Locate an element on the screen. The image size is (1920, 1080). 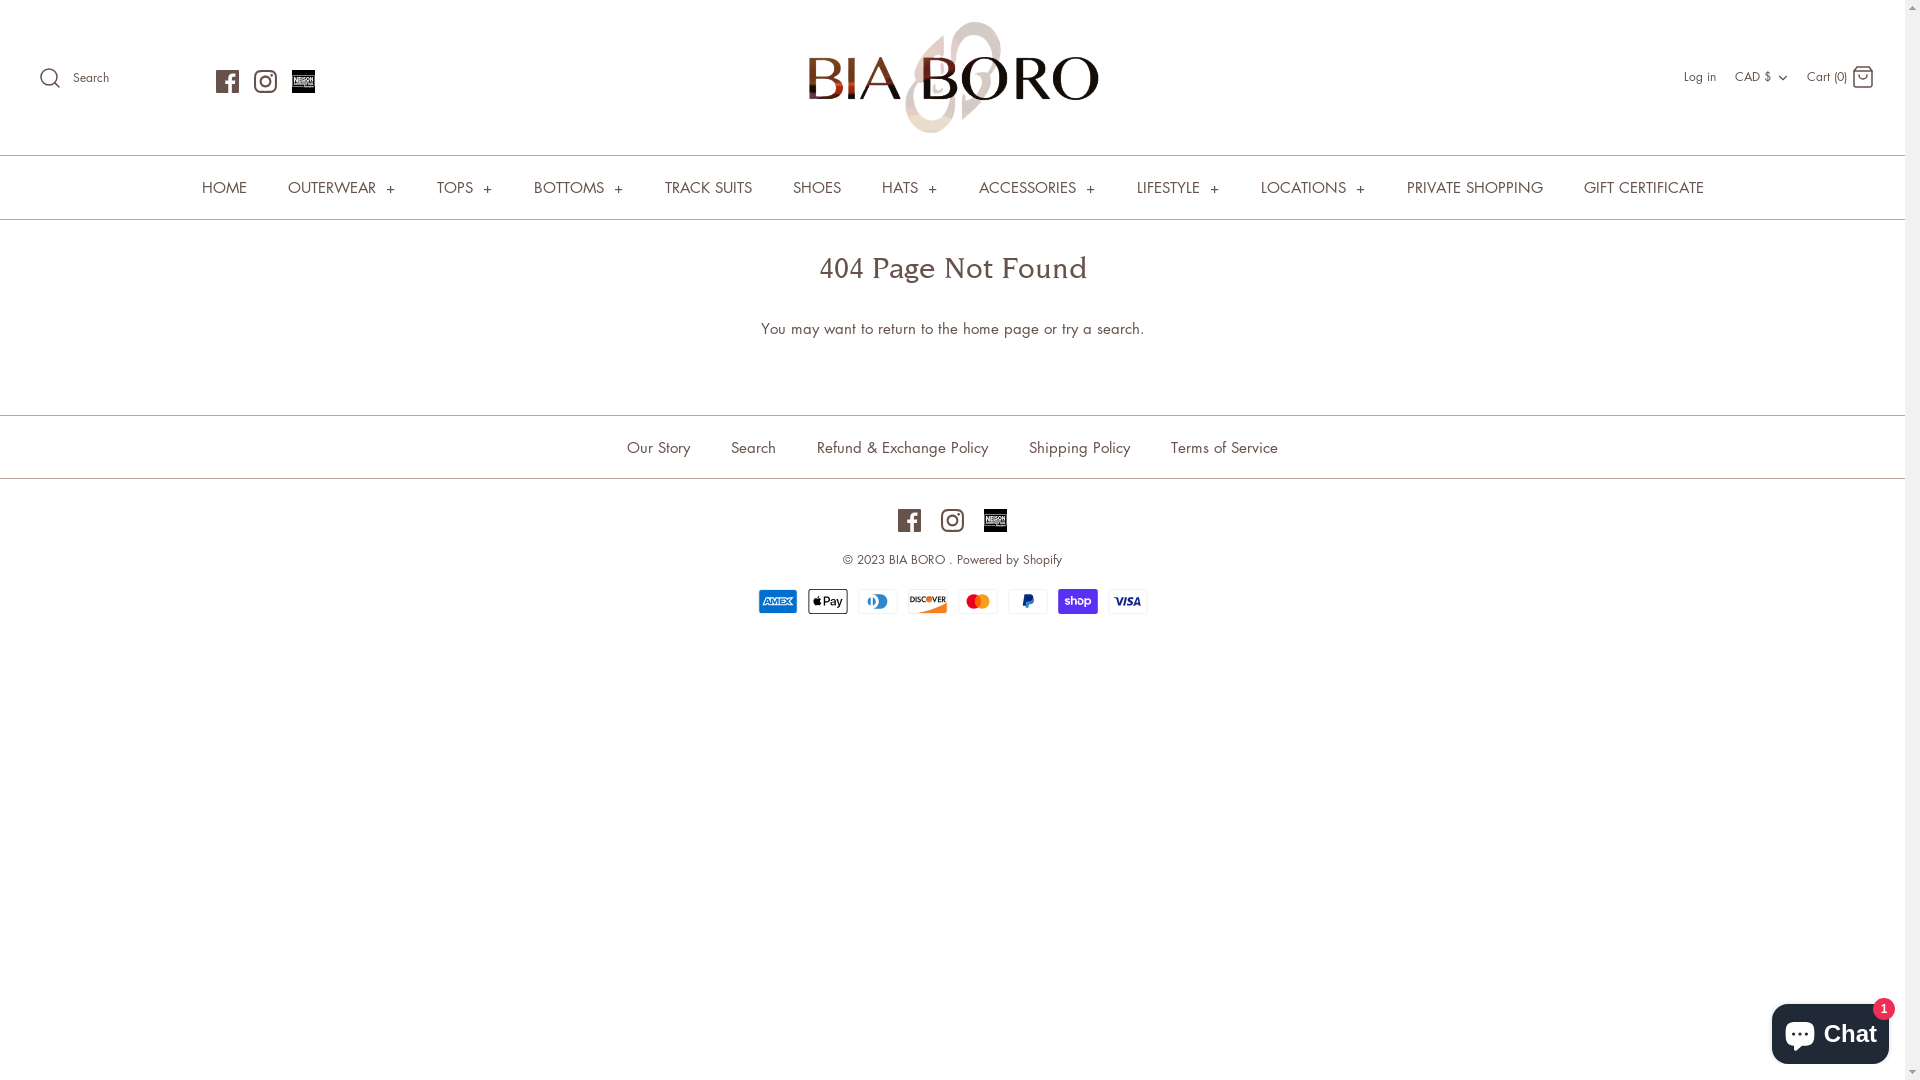
'Cart (0) Cart' is located at coordinates (1840, 74).